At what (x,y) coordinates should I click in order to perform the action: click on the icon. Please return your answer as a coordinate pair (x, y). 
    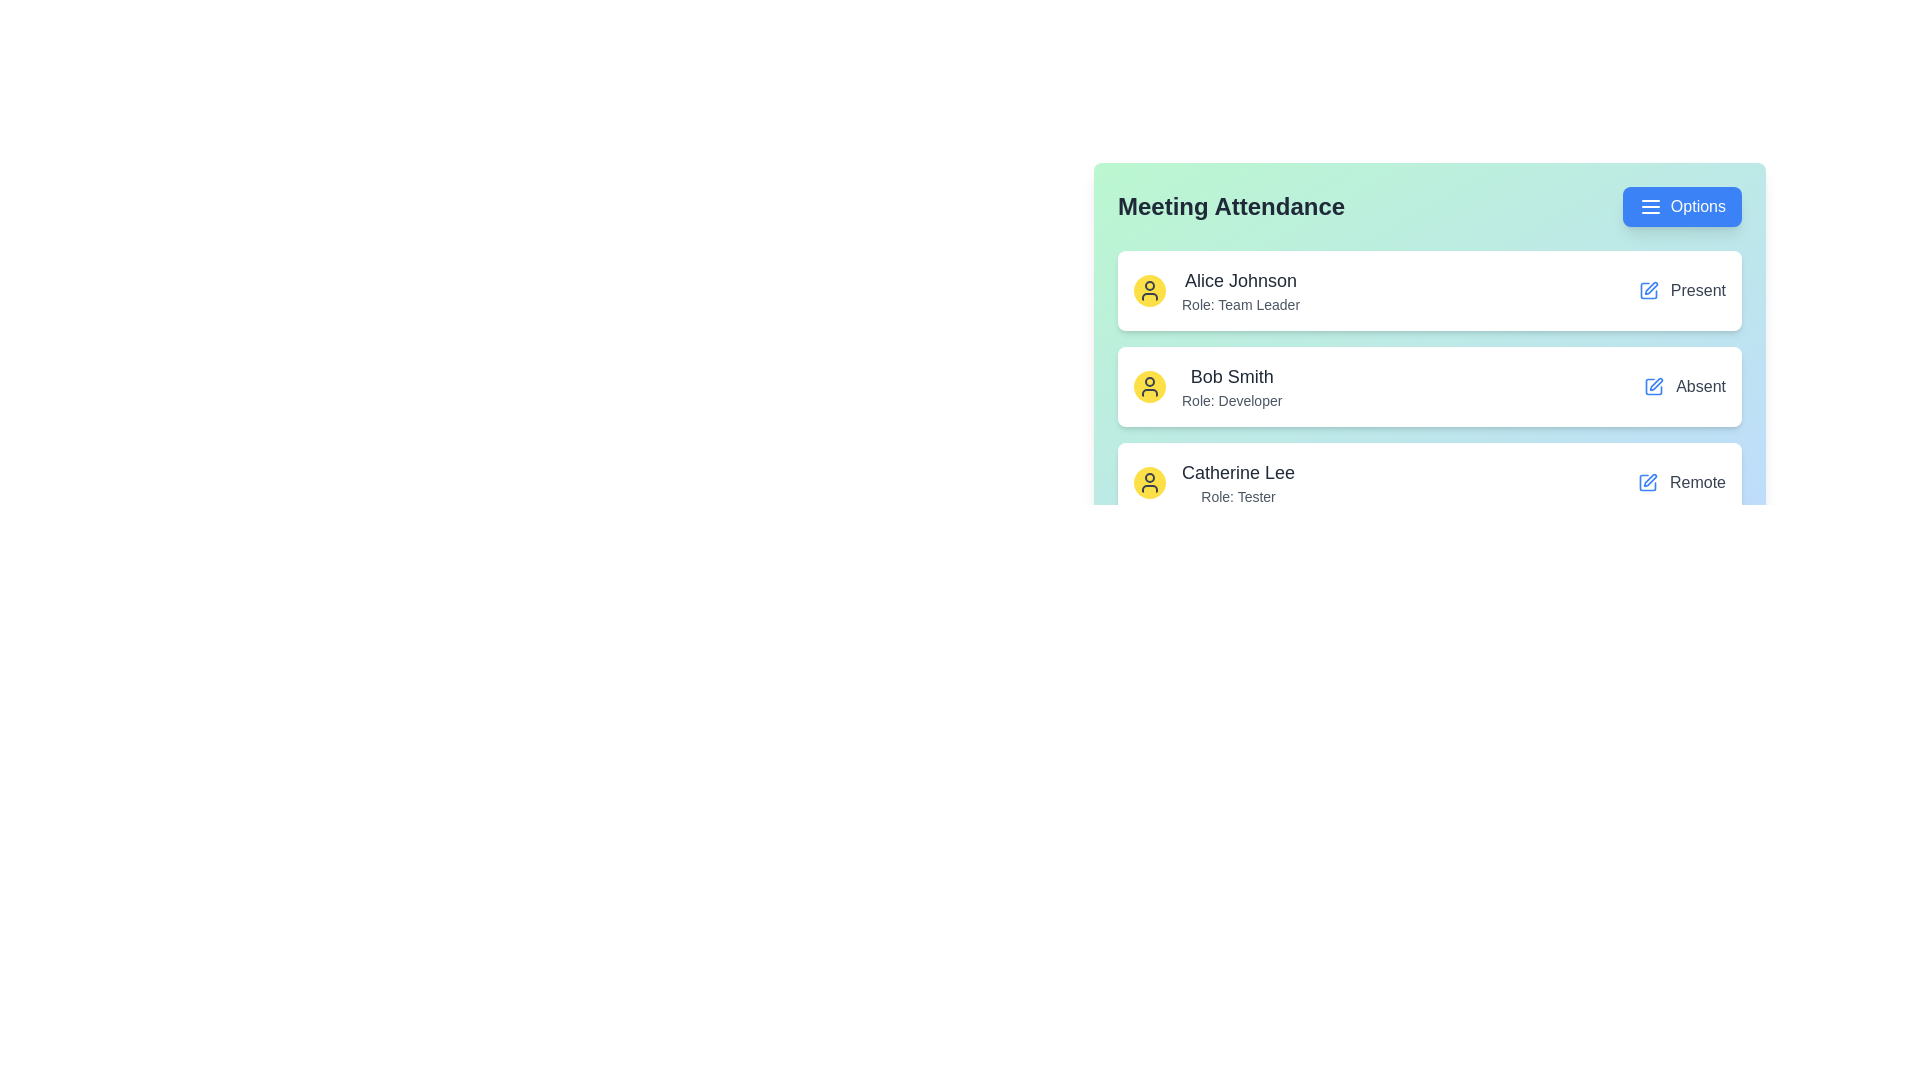
    Looking at the image, I should click on (1650, 207).